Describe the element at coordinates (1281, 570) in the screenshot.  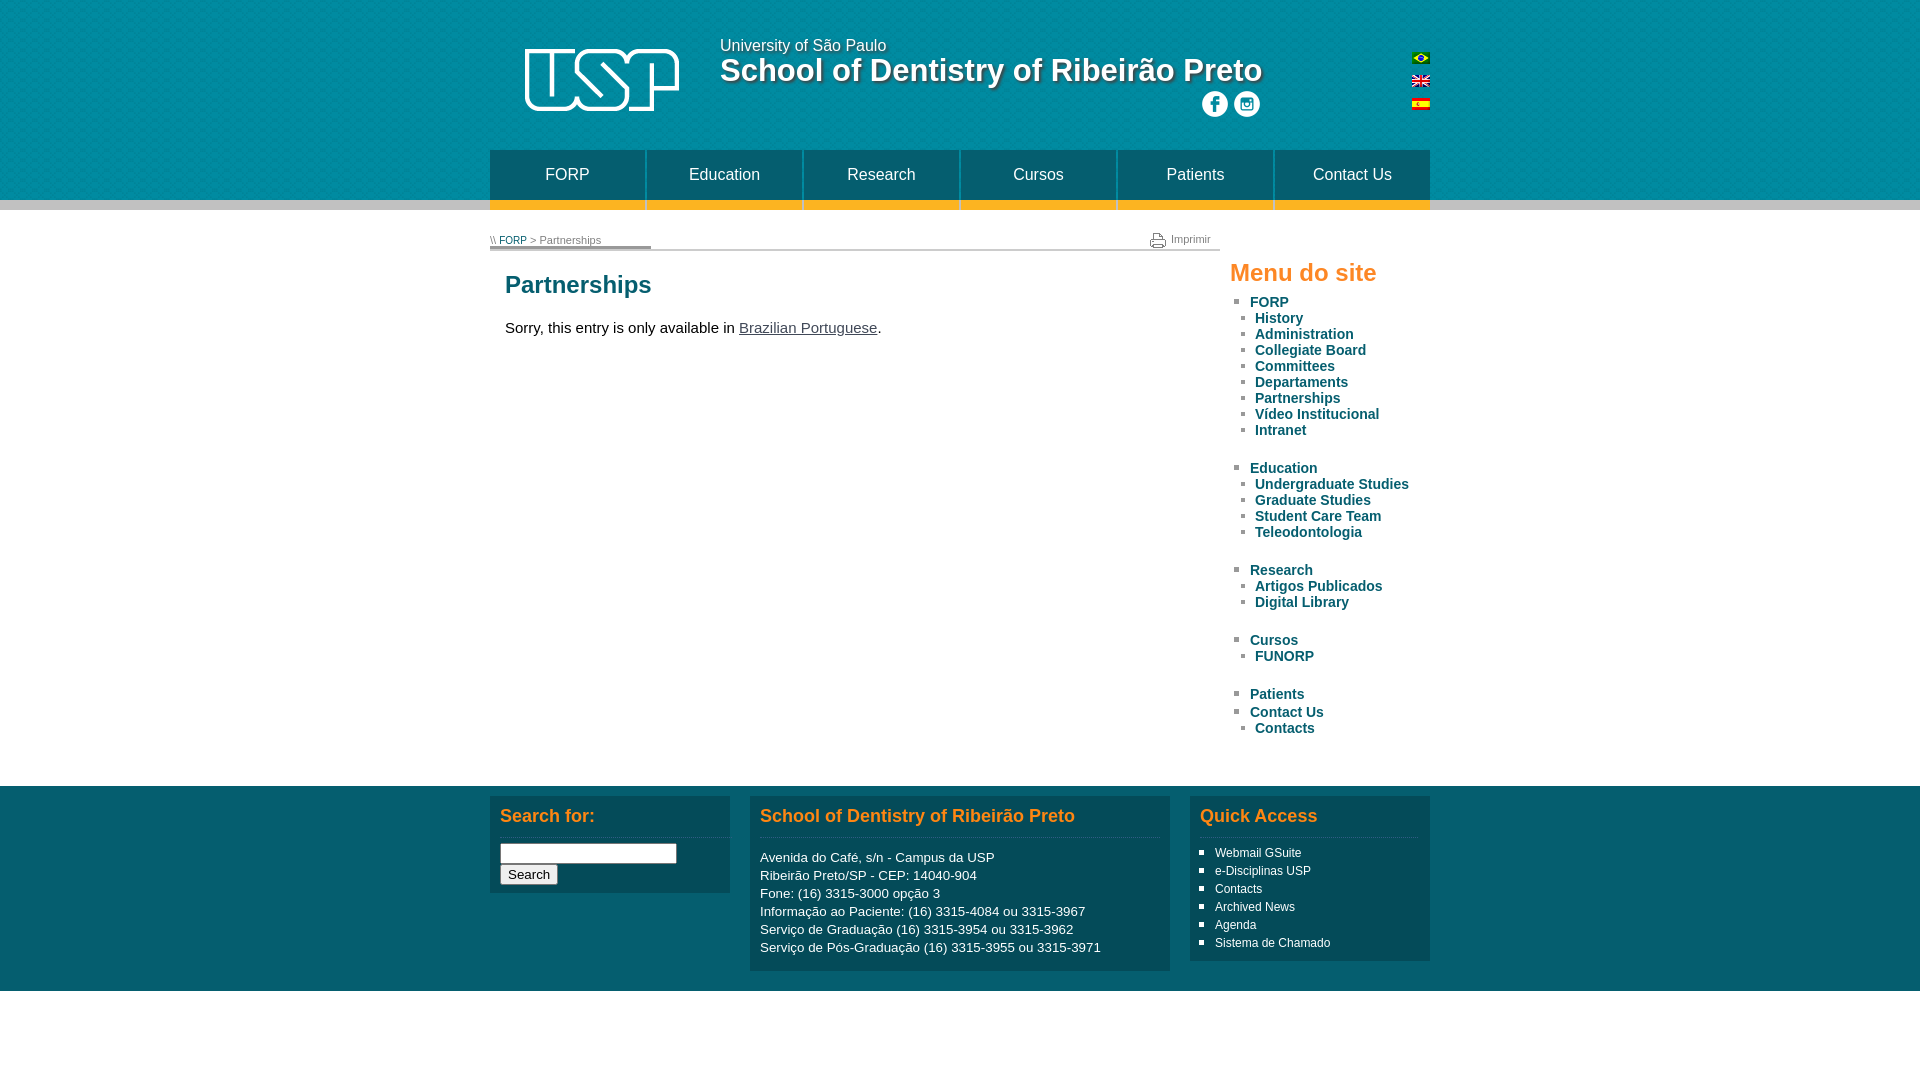
I see `'Research'` at that location.